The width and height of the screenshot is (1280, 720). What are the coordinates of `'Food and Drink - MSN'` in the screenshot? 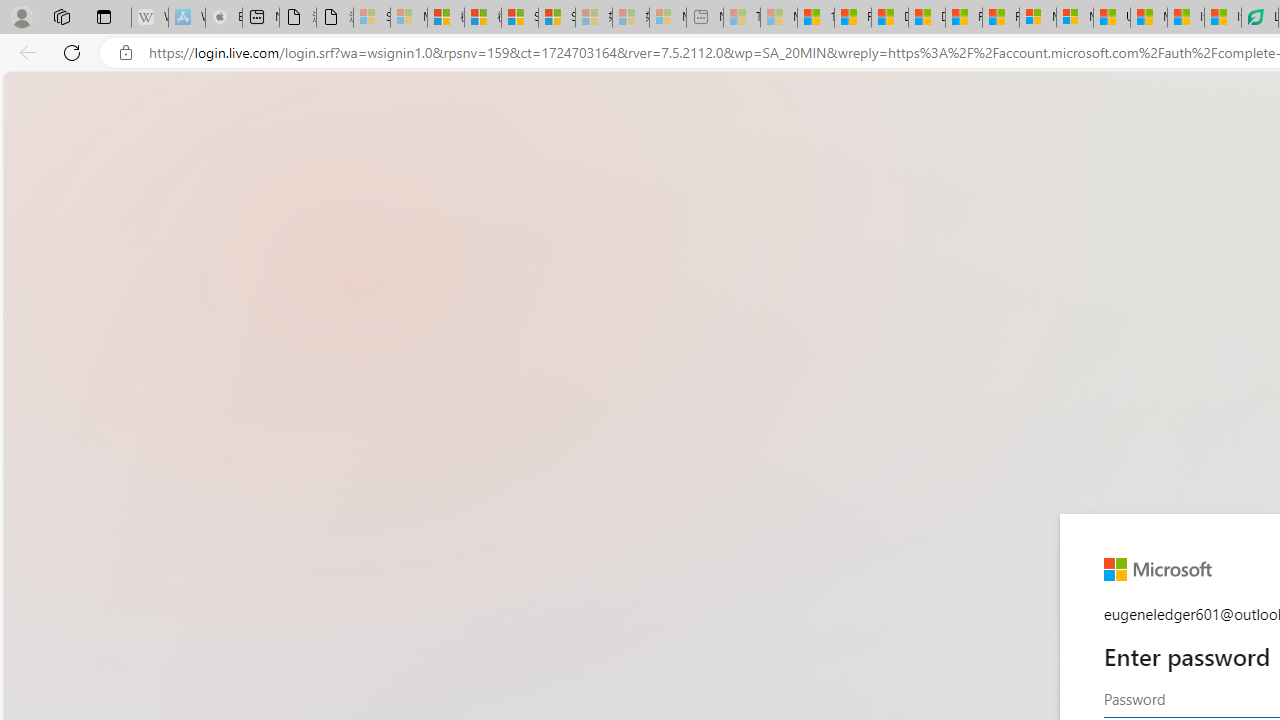 It's located at (853, 17).